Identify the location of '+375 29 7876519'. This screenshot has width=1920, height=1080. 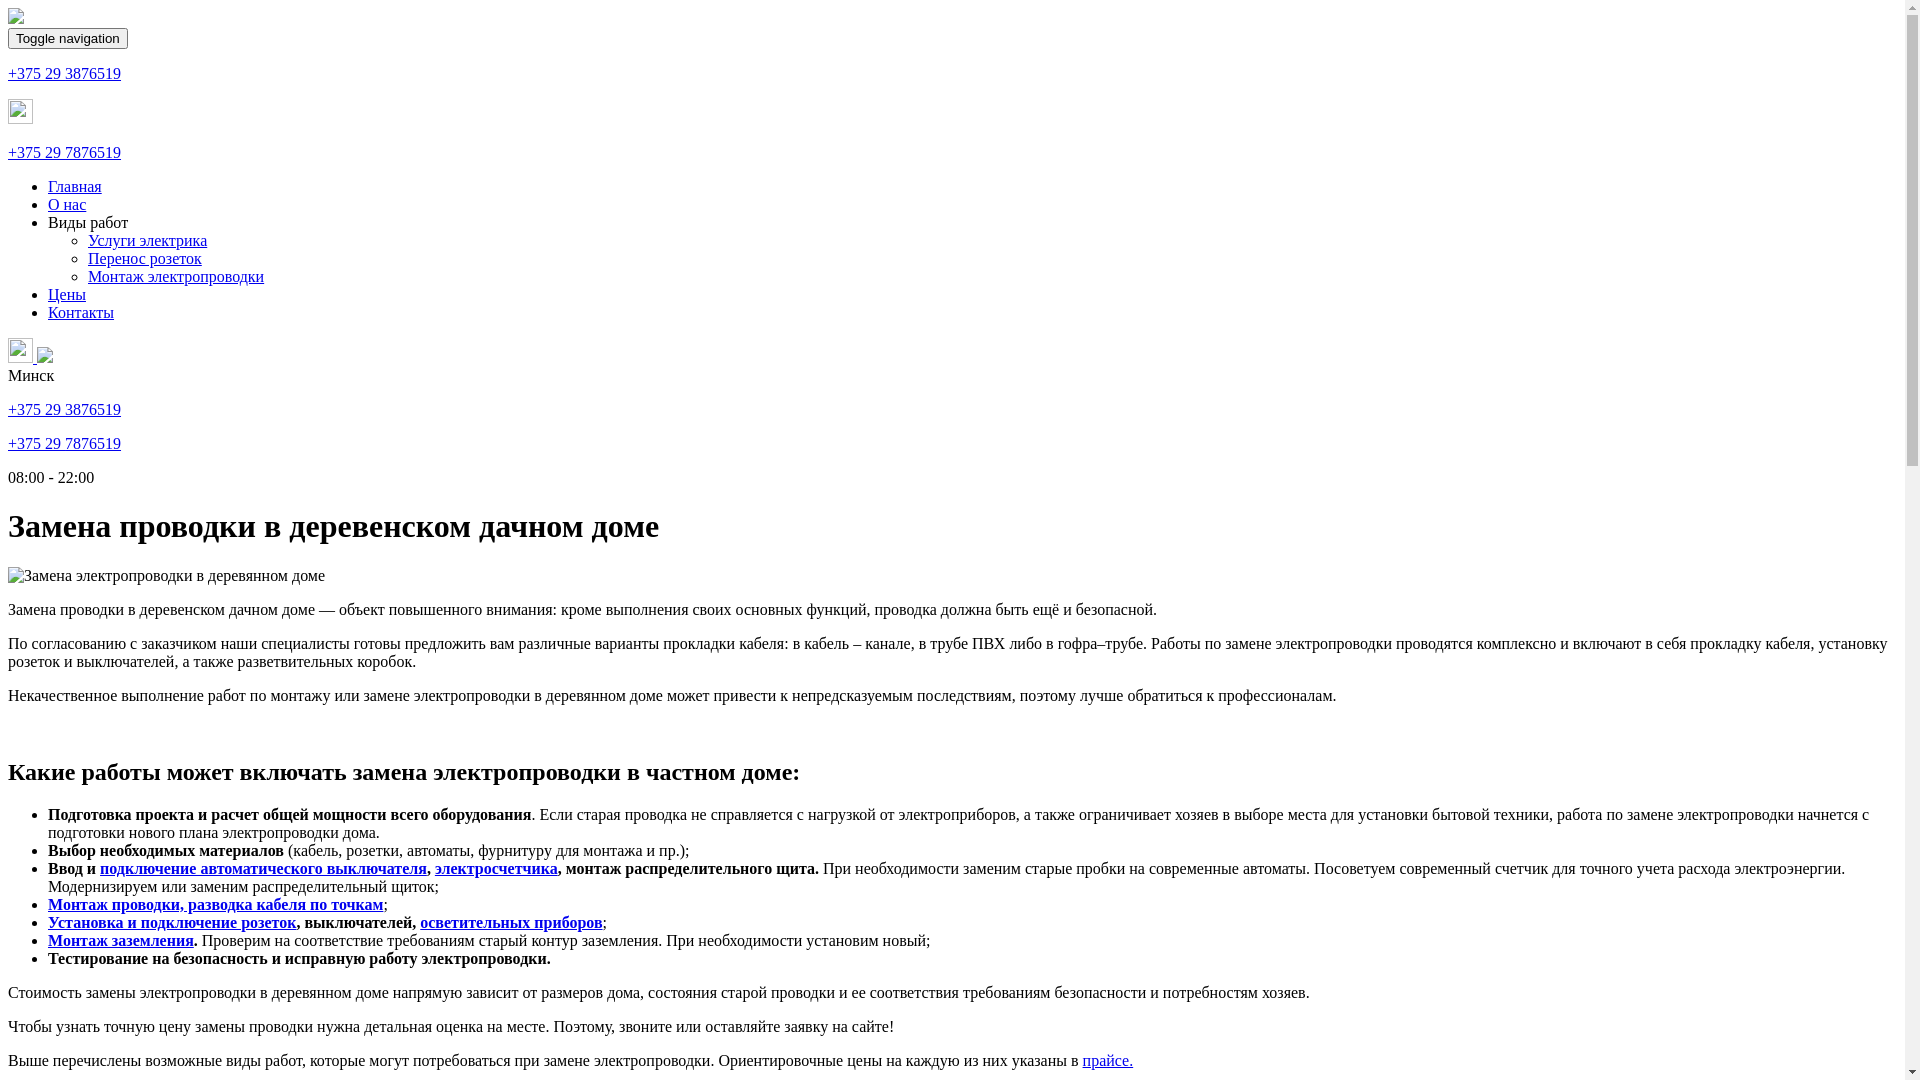
(64, 442).